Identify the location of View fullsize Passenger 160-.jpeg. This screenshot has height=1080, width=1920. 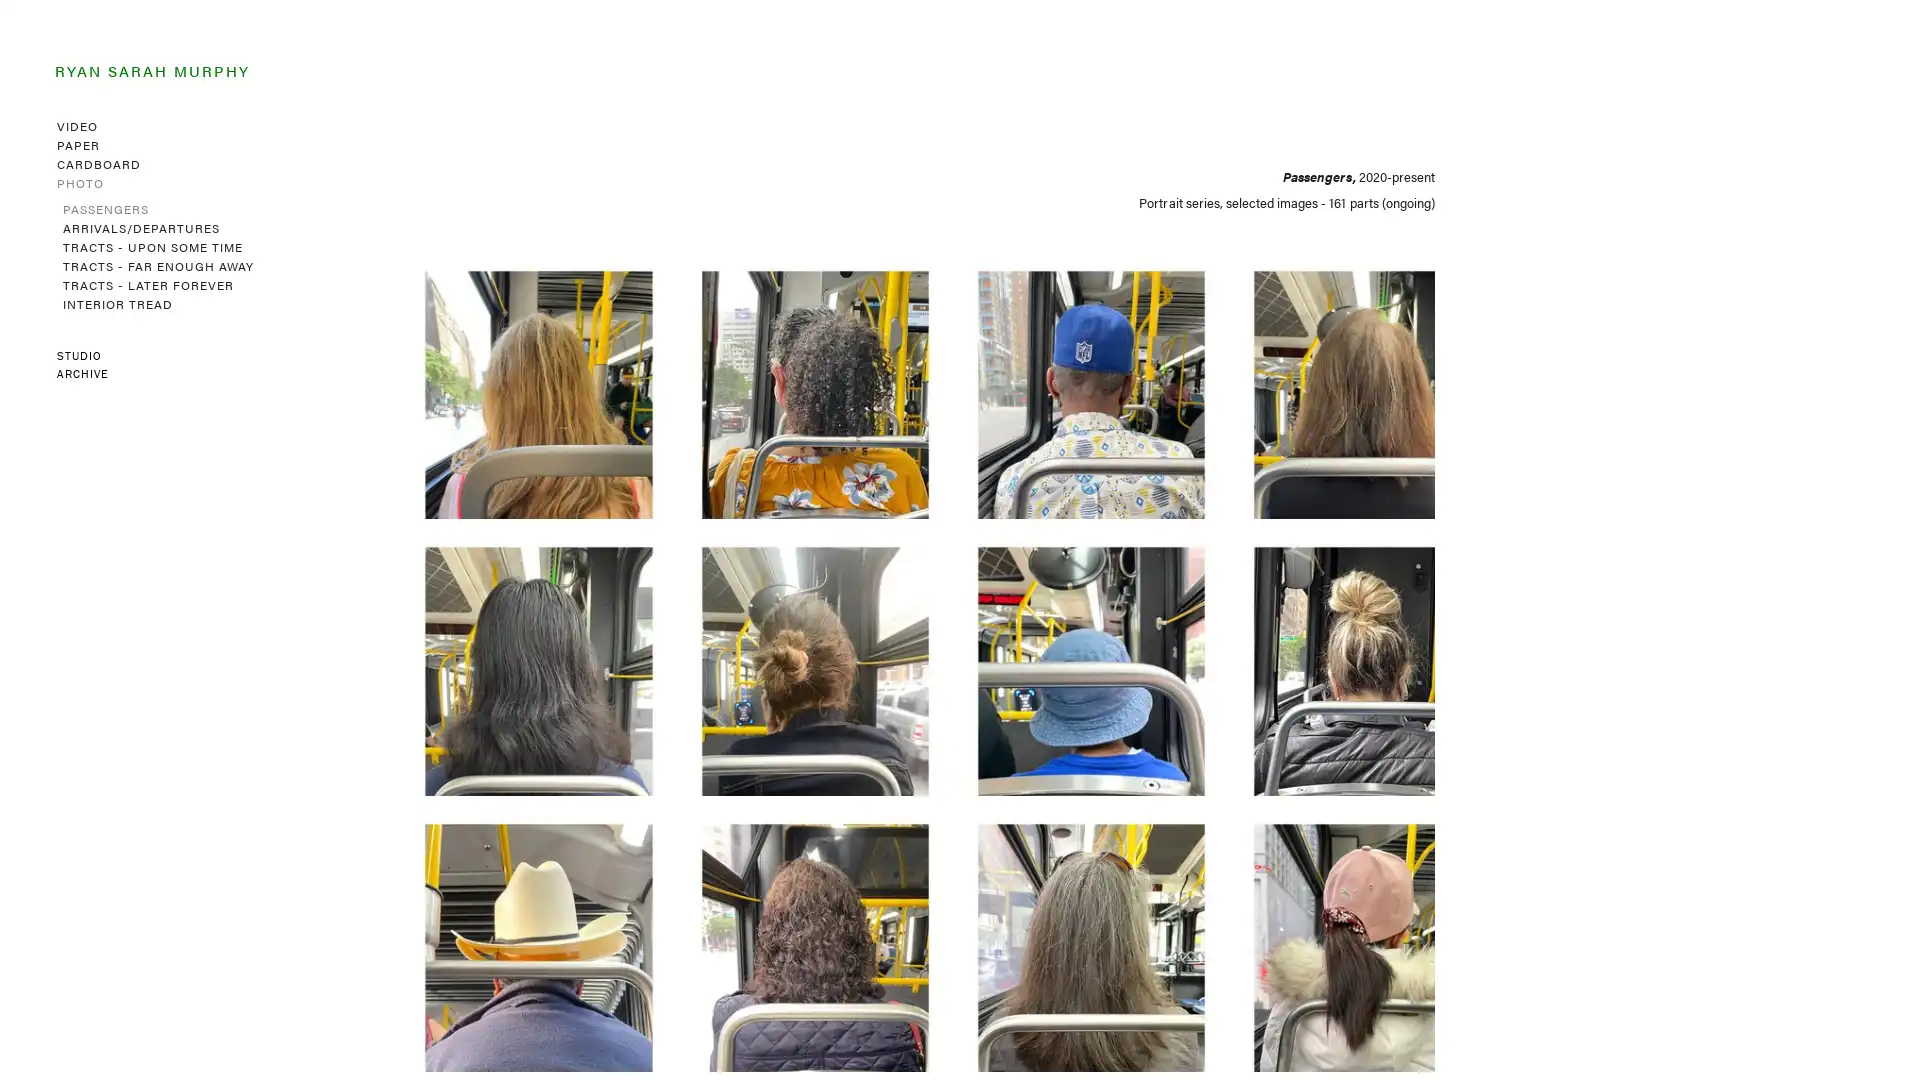
(755, 368).